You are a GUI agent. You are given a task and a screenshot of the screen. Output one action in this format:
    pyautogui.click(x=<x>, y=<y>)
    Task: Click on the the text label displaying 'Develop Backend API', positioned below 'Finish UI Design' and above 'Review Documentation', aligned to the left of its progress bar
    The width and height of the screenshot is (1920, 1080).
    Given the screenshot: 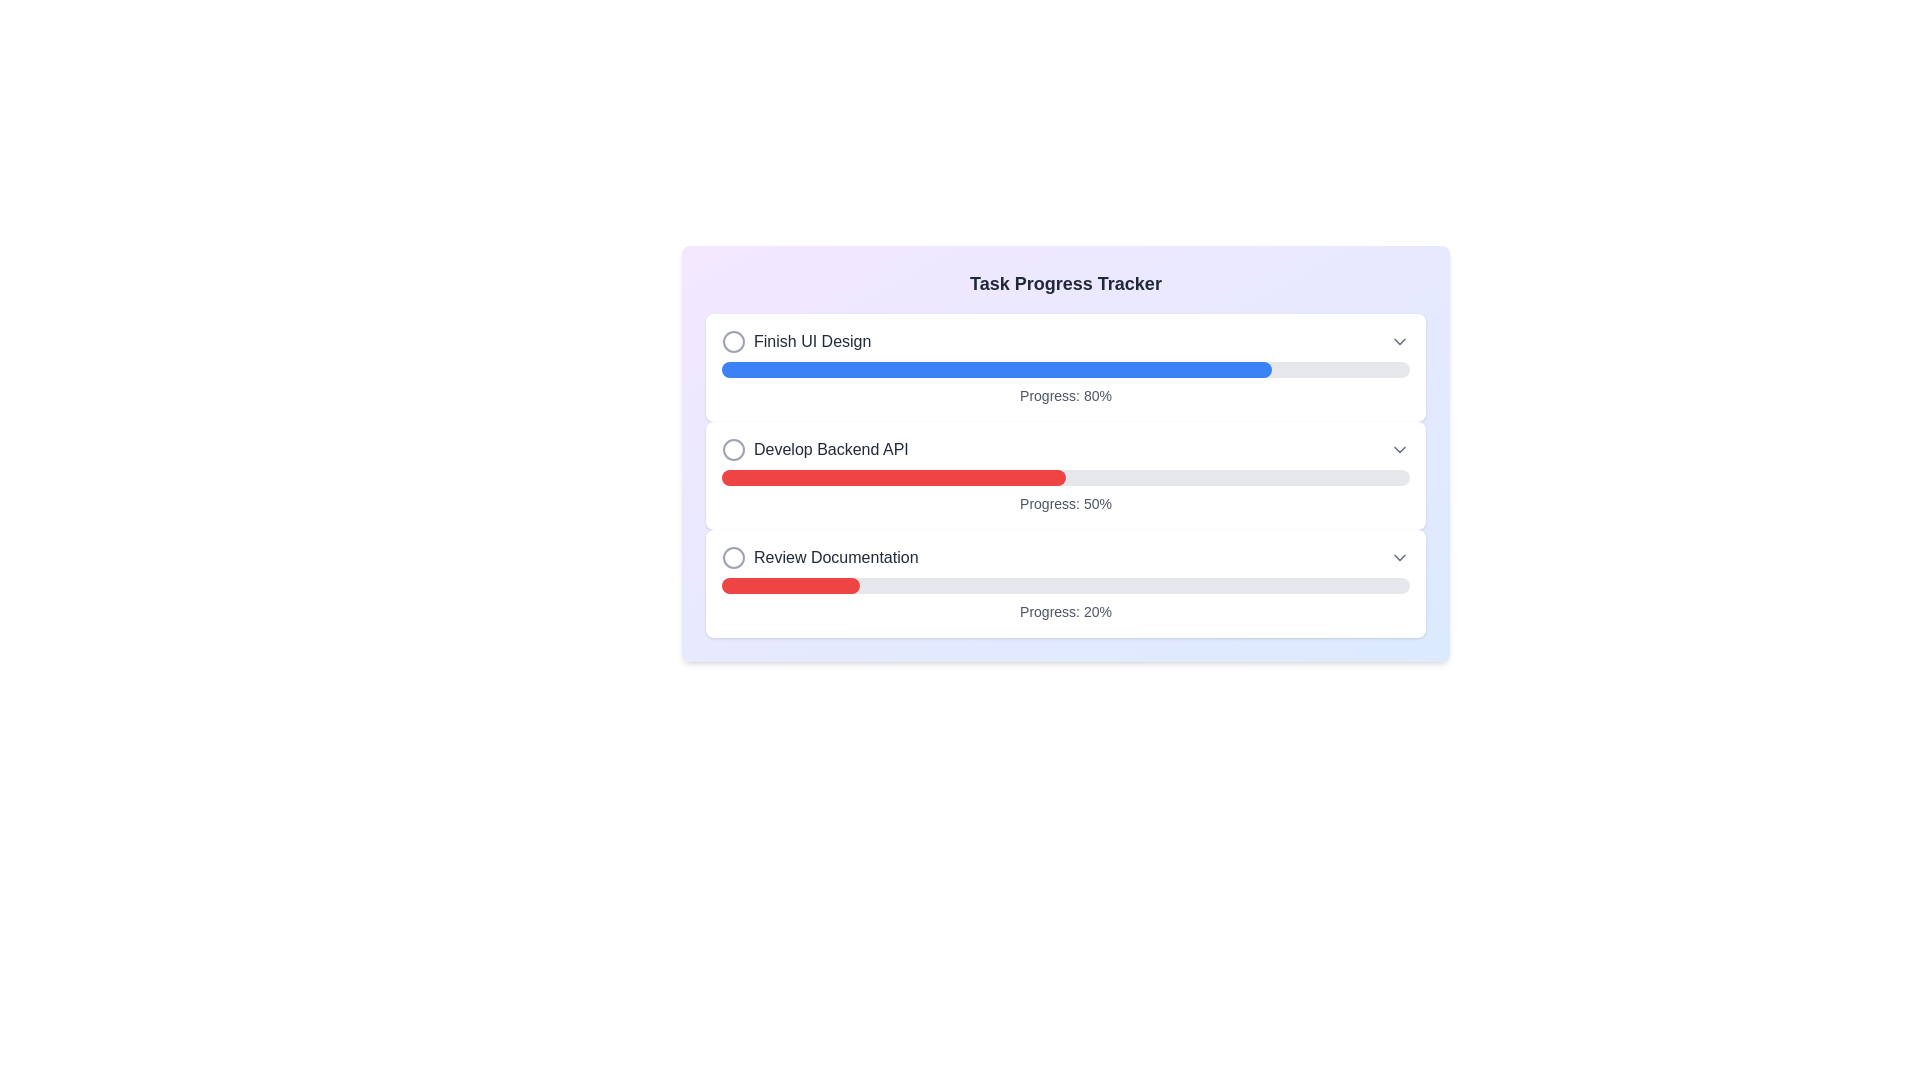 What is the action you would take?
    pyautogui.click(x=831, y=450)
    